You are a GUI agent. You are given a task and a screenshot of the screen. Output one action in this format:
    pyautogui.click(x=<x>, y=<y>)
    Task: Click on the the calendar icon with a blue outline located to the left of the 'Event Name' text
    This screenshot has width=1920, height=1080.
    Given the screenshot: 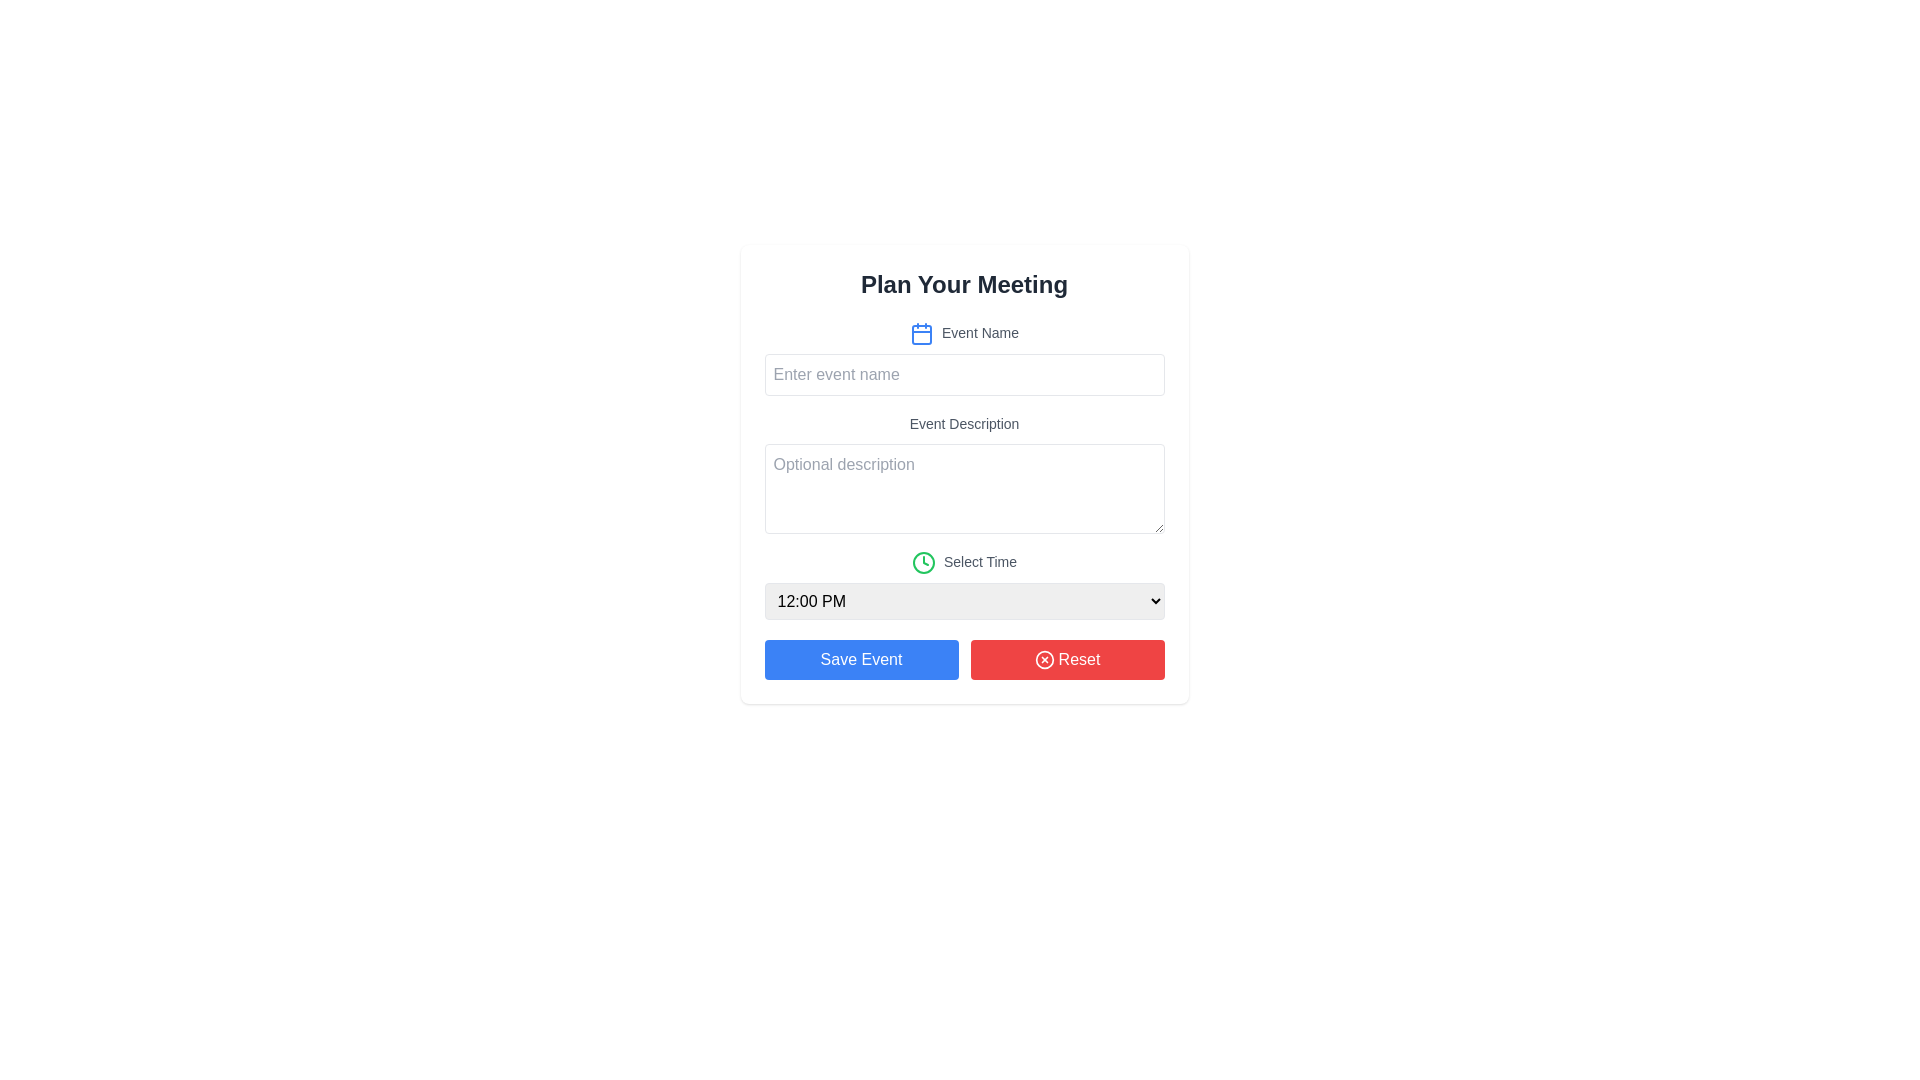 What is the action you would take?
    pyautogui.click(x=920, y=332)
    